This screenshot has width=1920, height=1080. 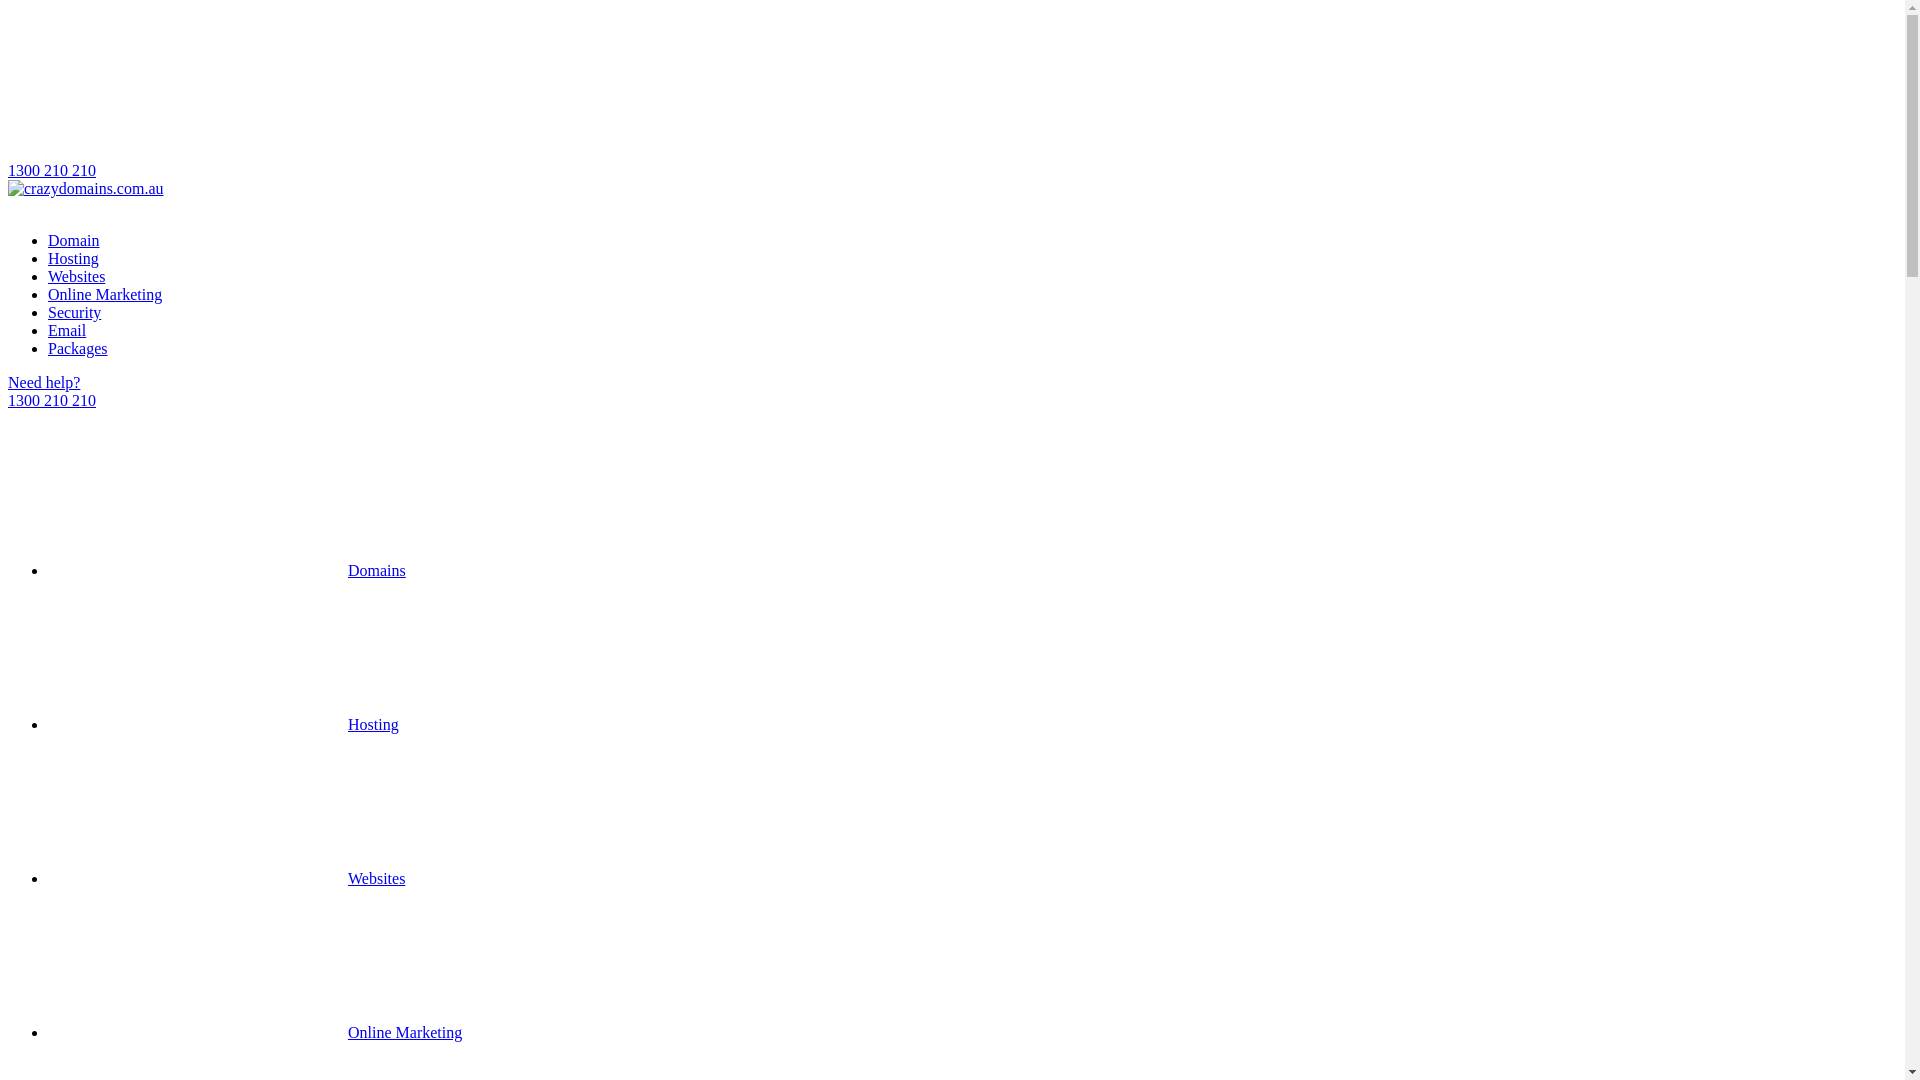 I want to click on 'Websites', so click(x=48, y=276).